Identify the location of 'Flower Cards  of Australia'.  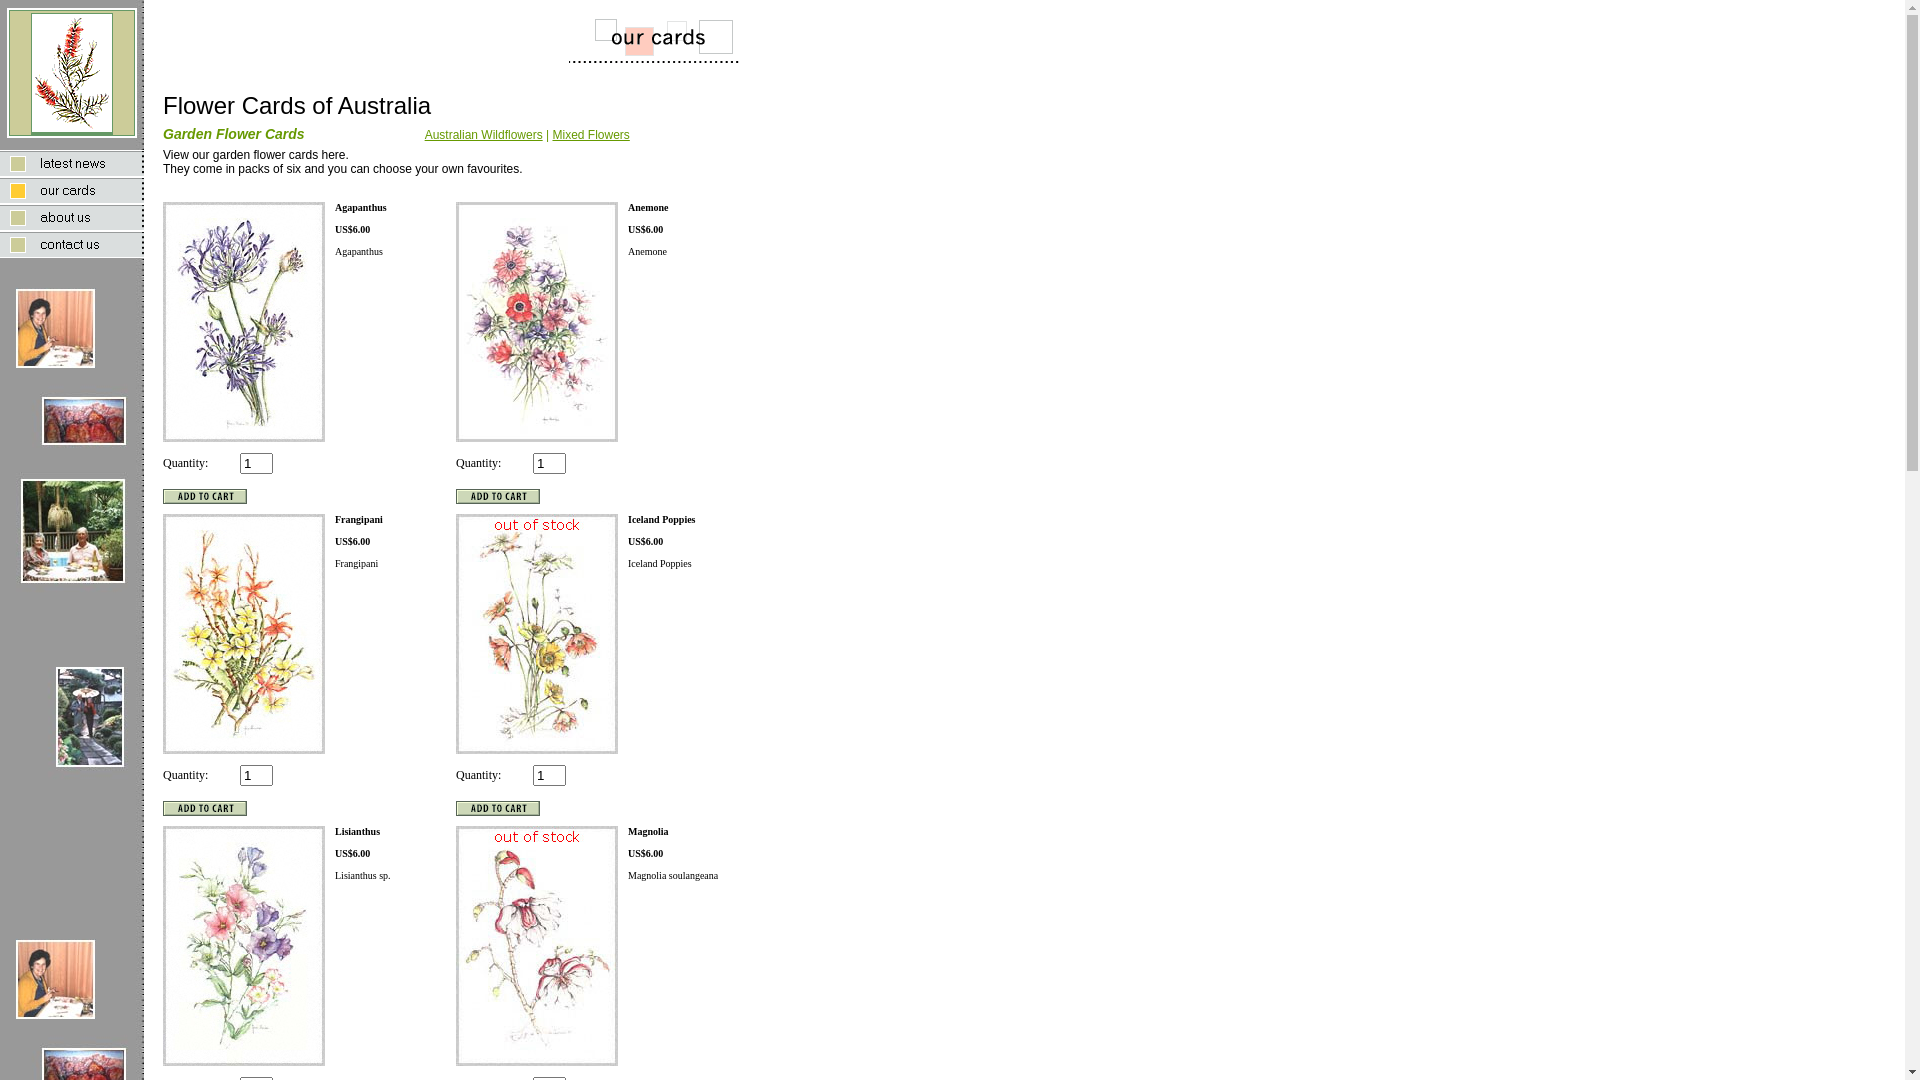
(6, 72).